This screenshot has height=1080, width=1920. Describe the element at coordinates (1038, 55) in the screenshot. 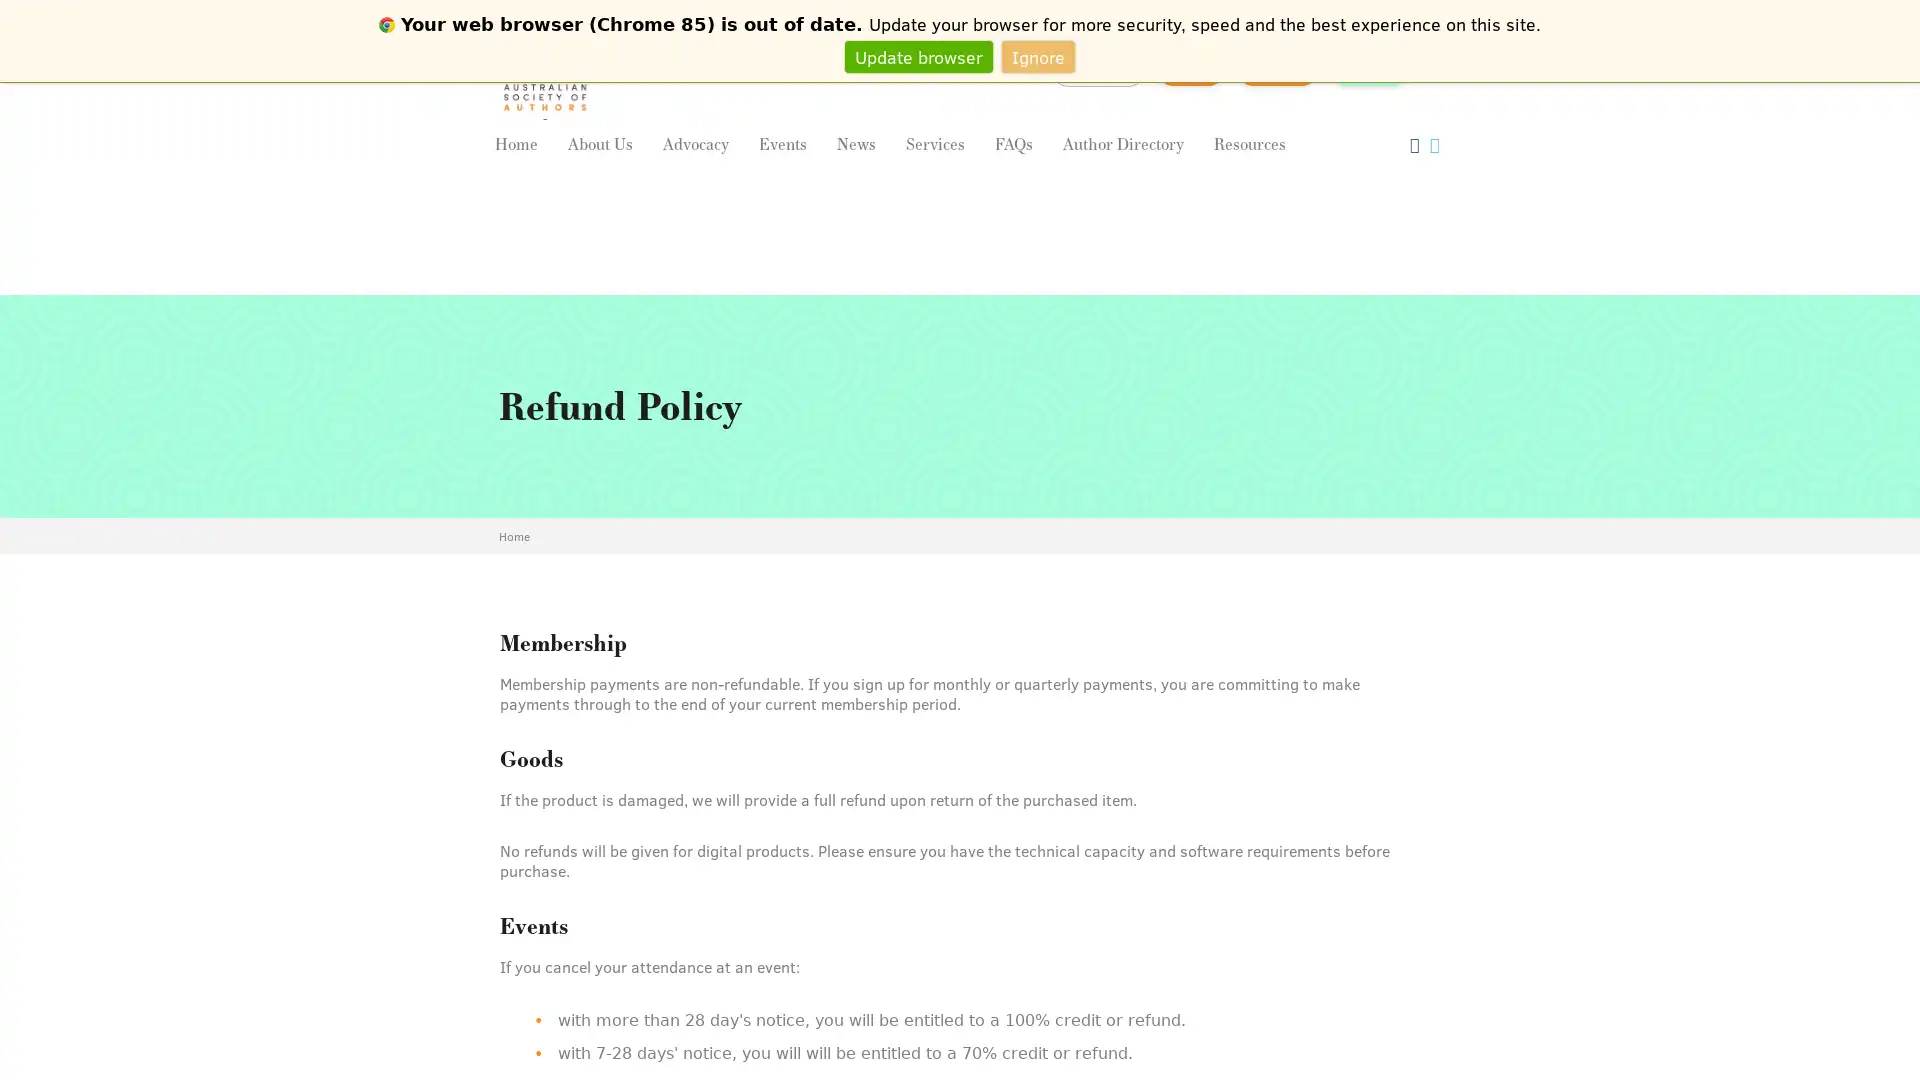

I see `Ignore` at that location.